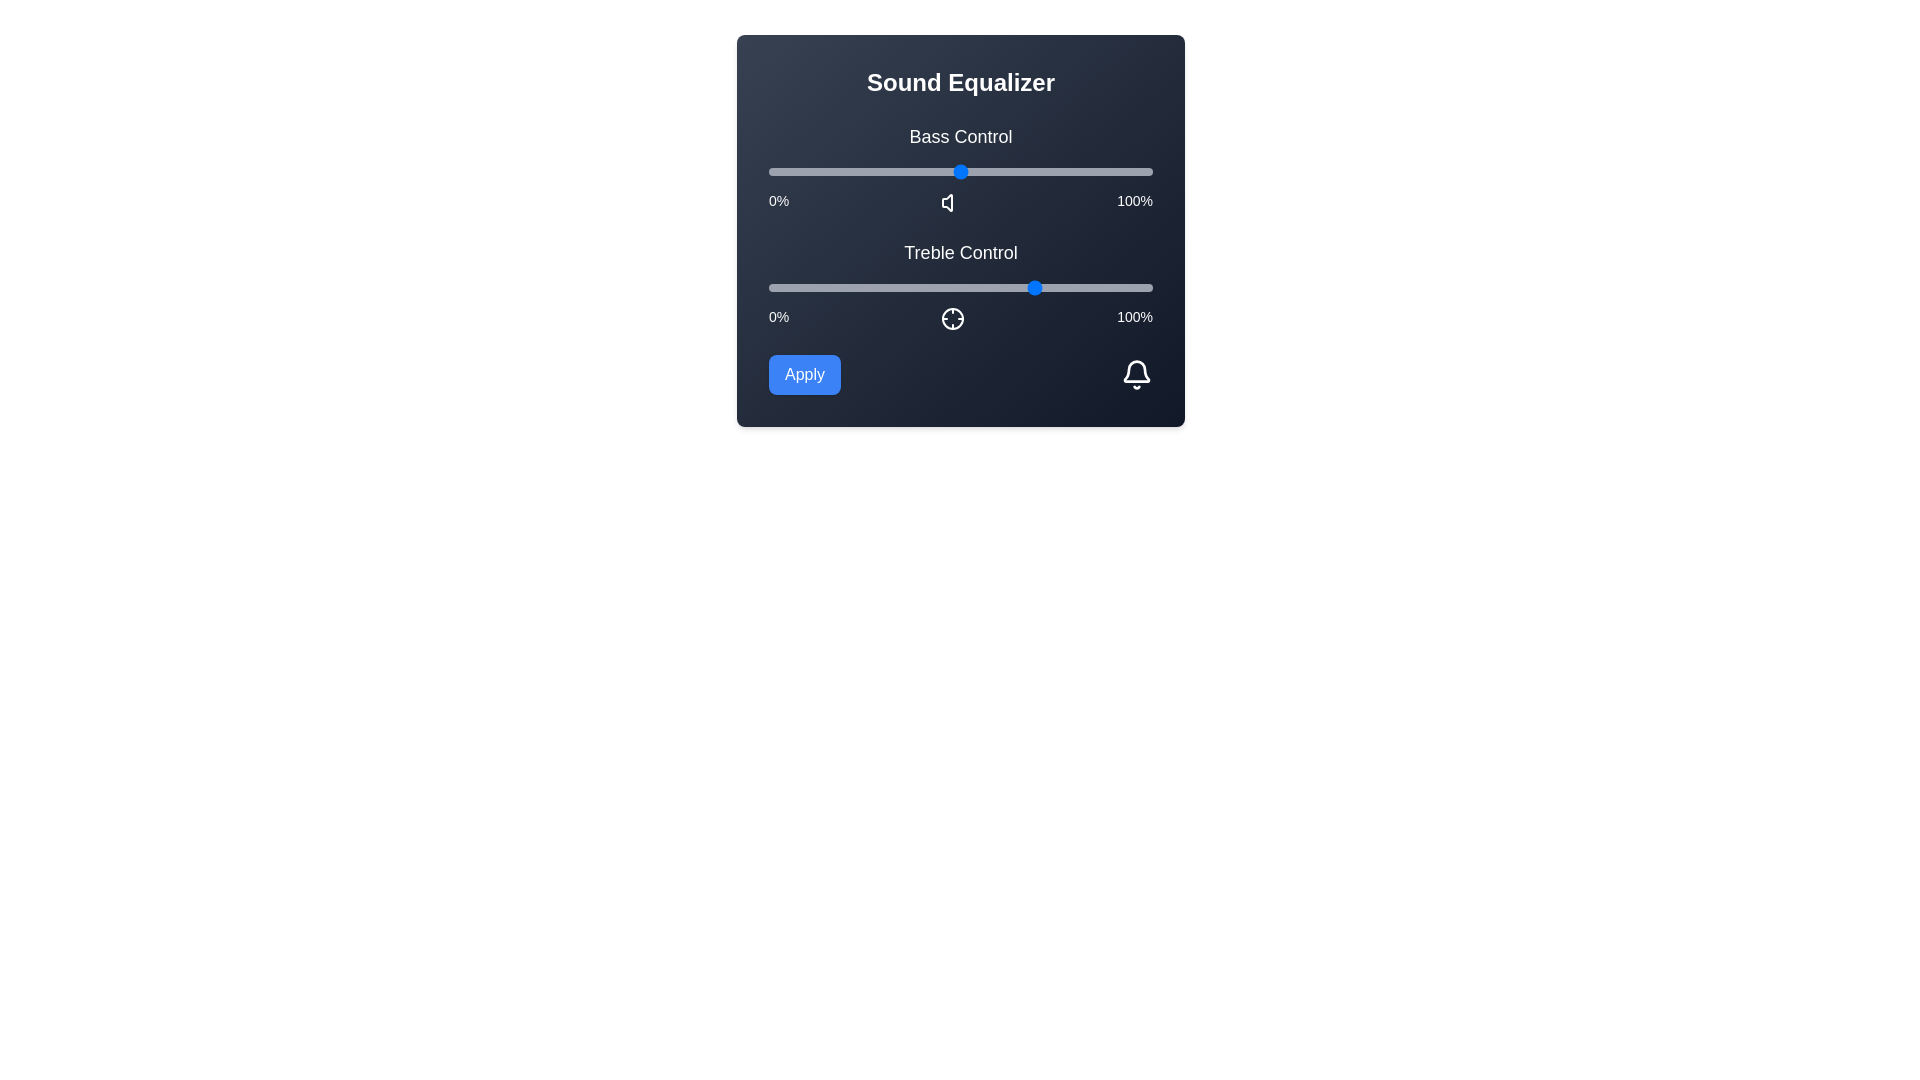  Describe the element at coordinates (1030, 288) in the screenshot. I see `the treble slider to 68%` at that location.